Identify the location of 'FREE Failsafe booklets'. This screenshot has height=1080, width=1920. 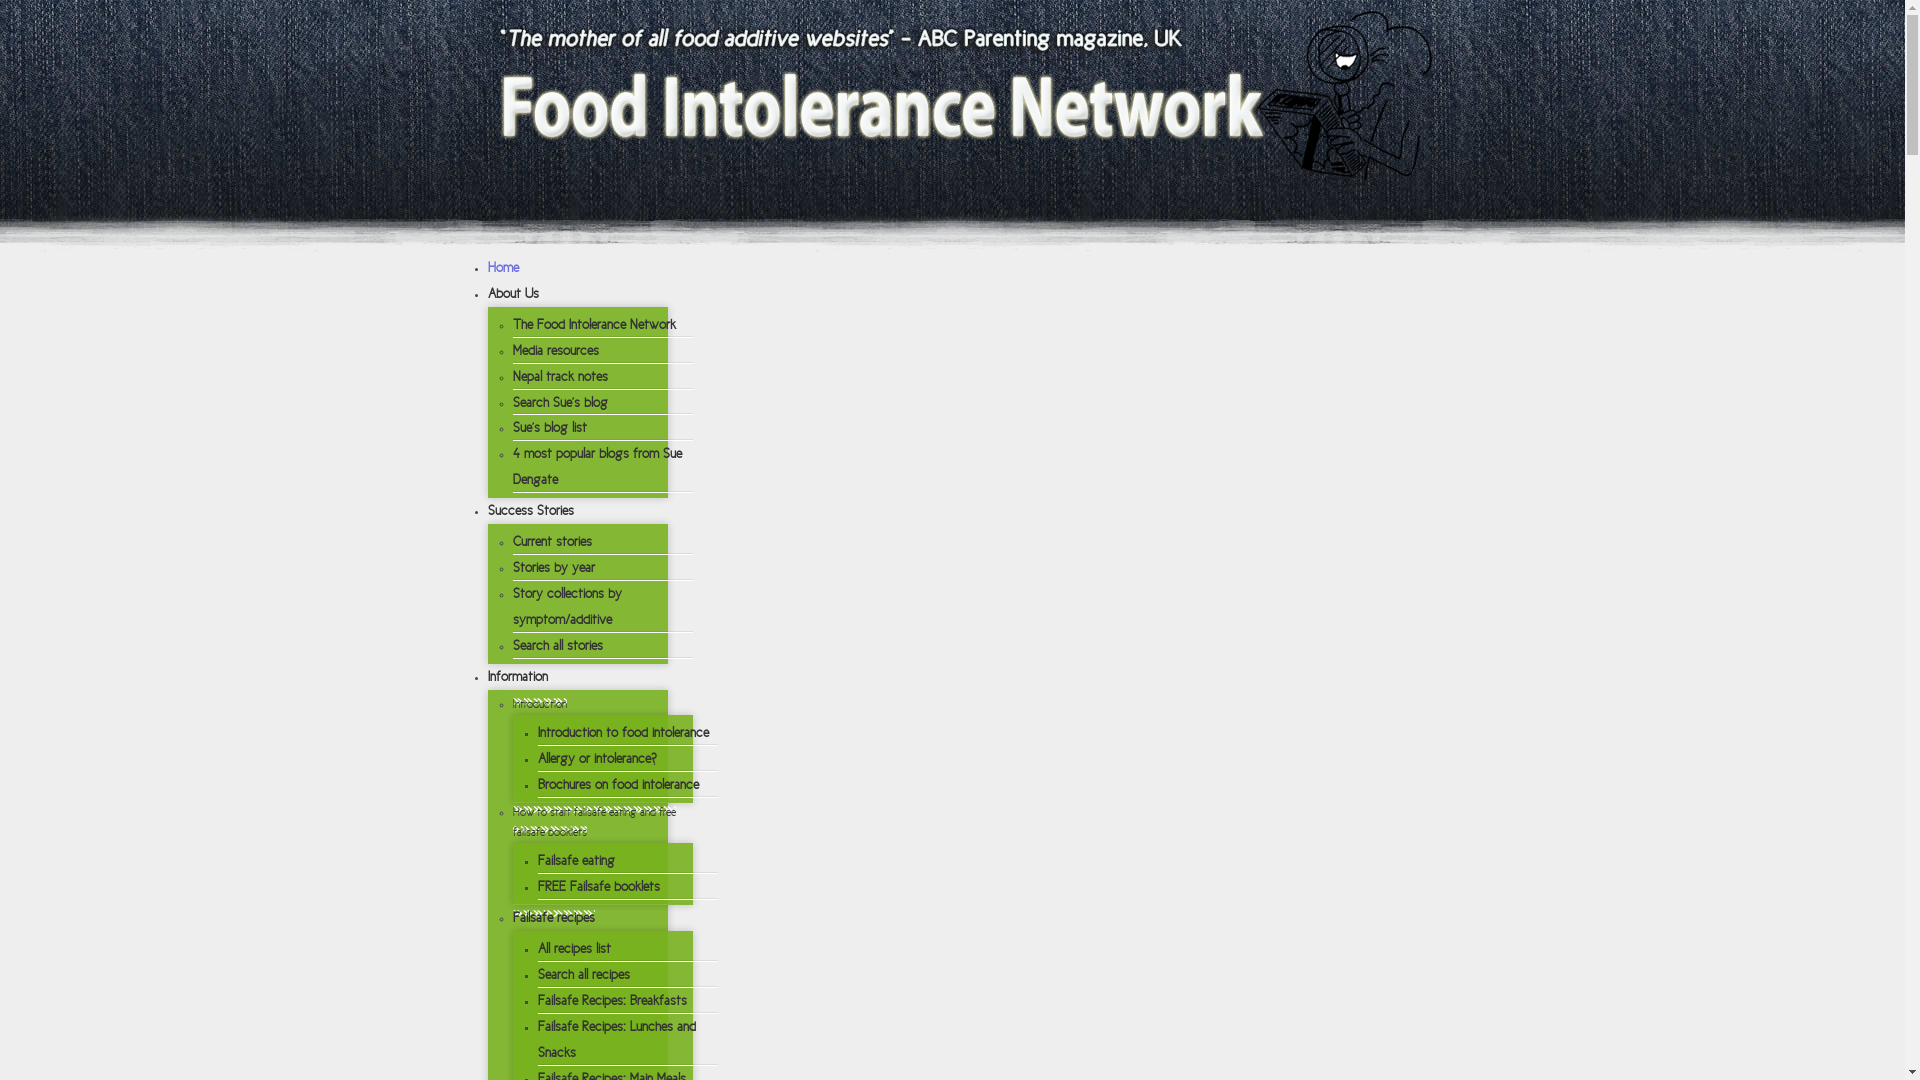
(598, 885).